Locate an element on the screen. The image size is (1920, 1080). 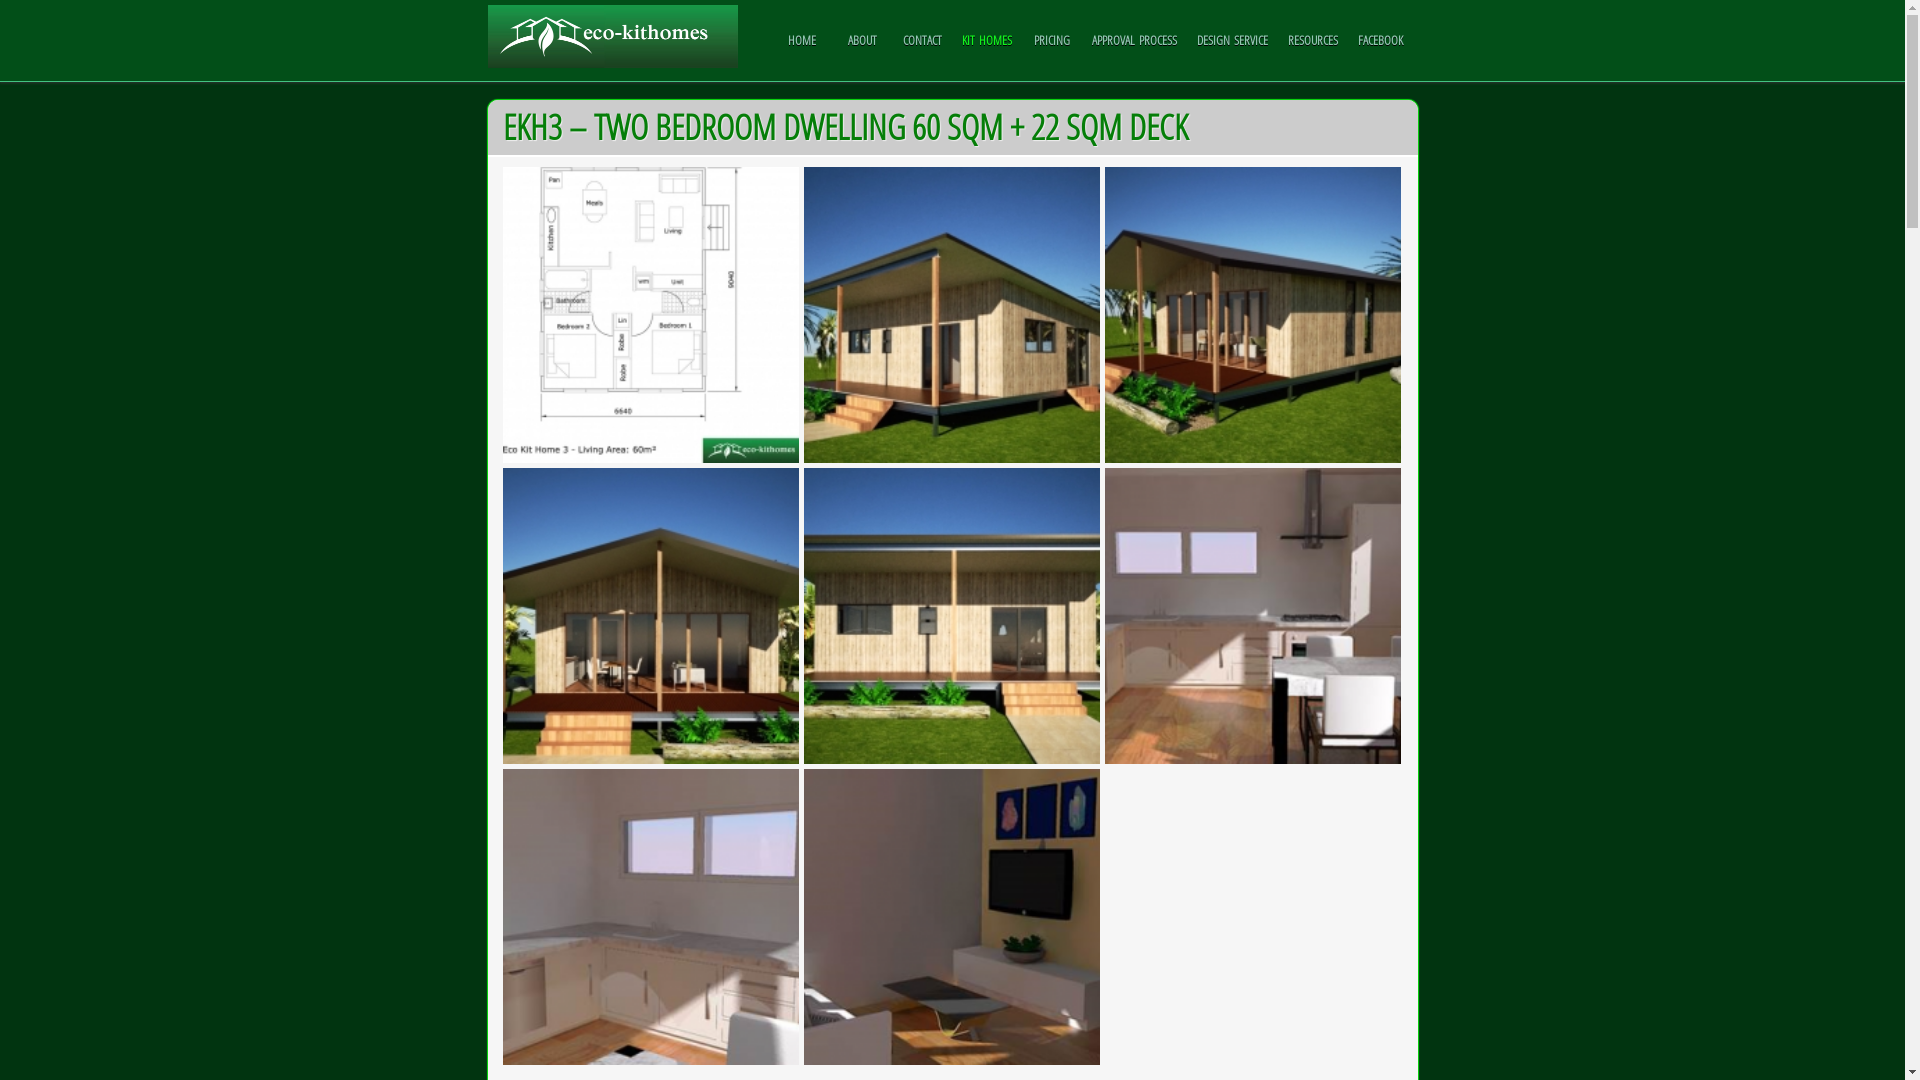
'EKH---3-Floor-Plan-for-Website' is located at coordinates (649, 315).